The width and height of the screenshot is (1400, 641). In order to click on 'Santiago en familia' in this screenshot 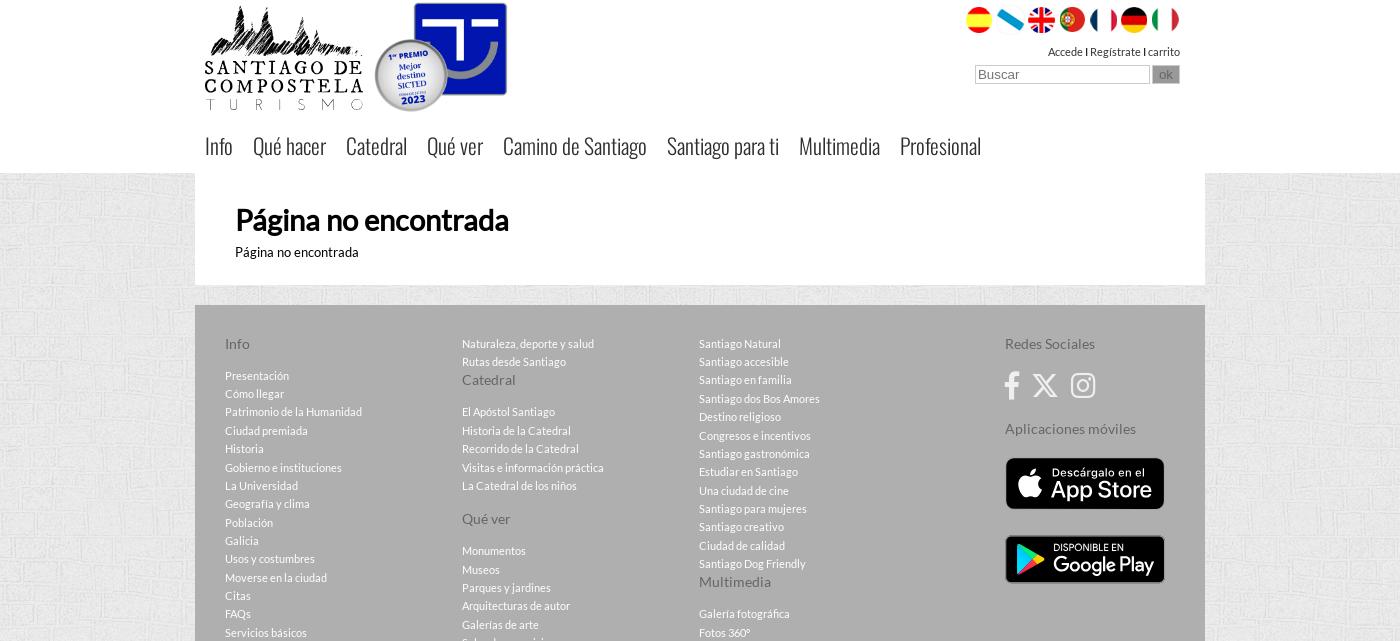, I will do `click(699, 378)`.